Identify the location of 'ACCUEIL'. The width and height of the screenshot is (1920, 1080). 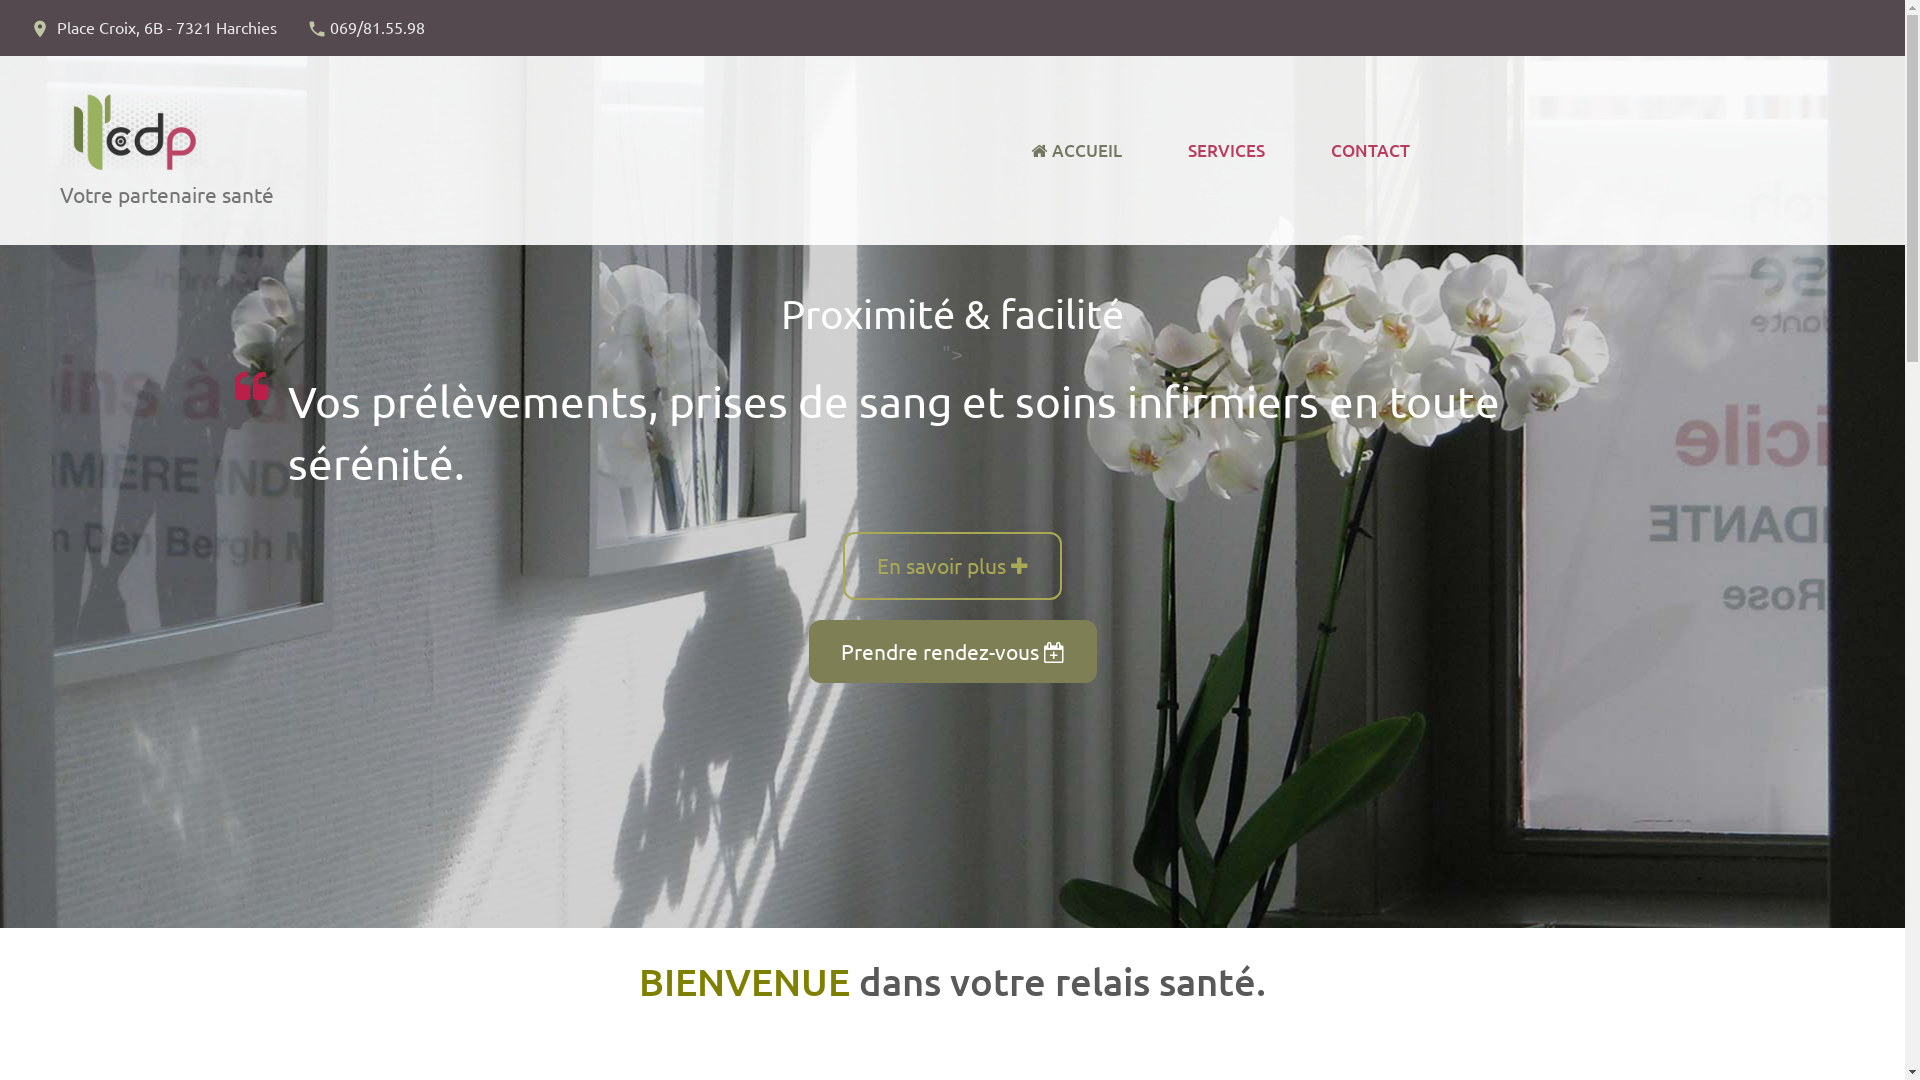
(1075, 149).